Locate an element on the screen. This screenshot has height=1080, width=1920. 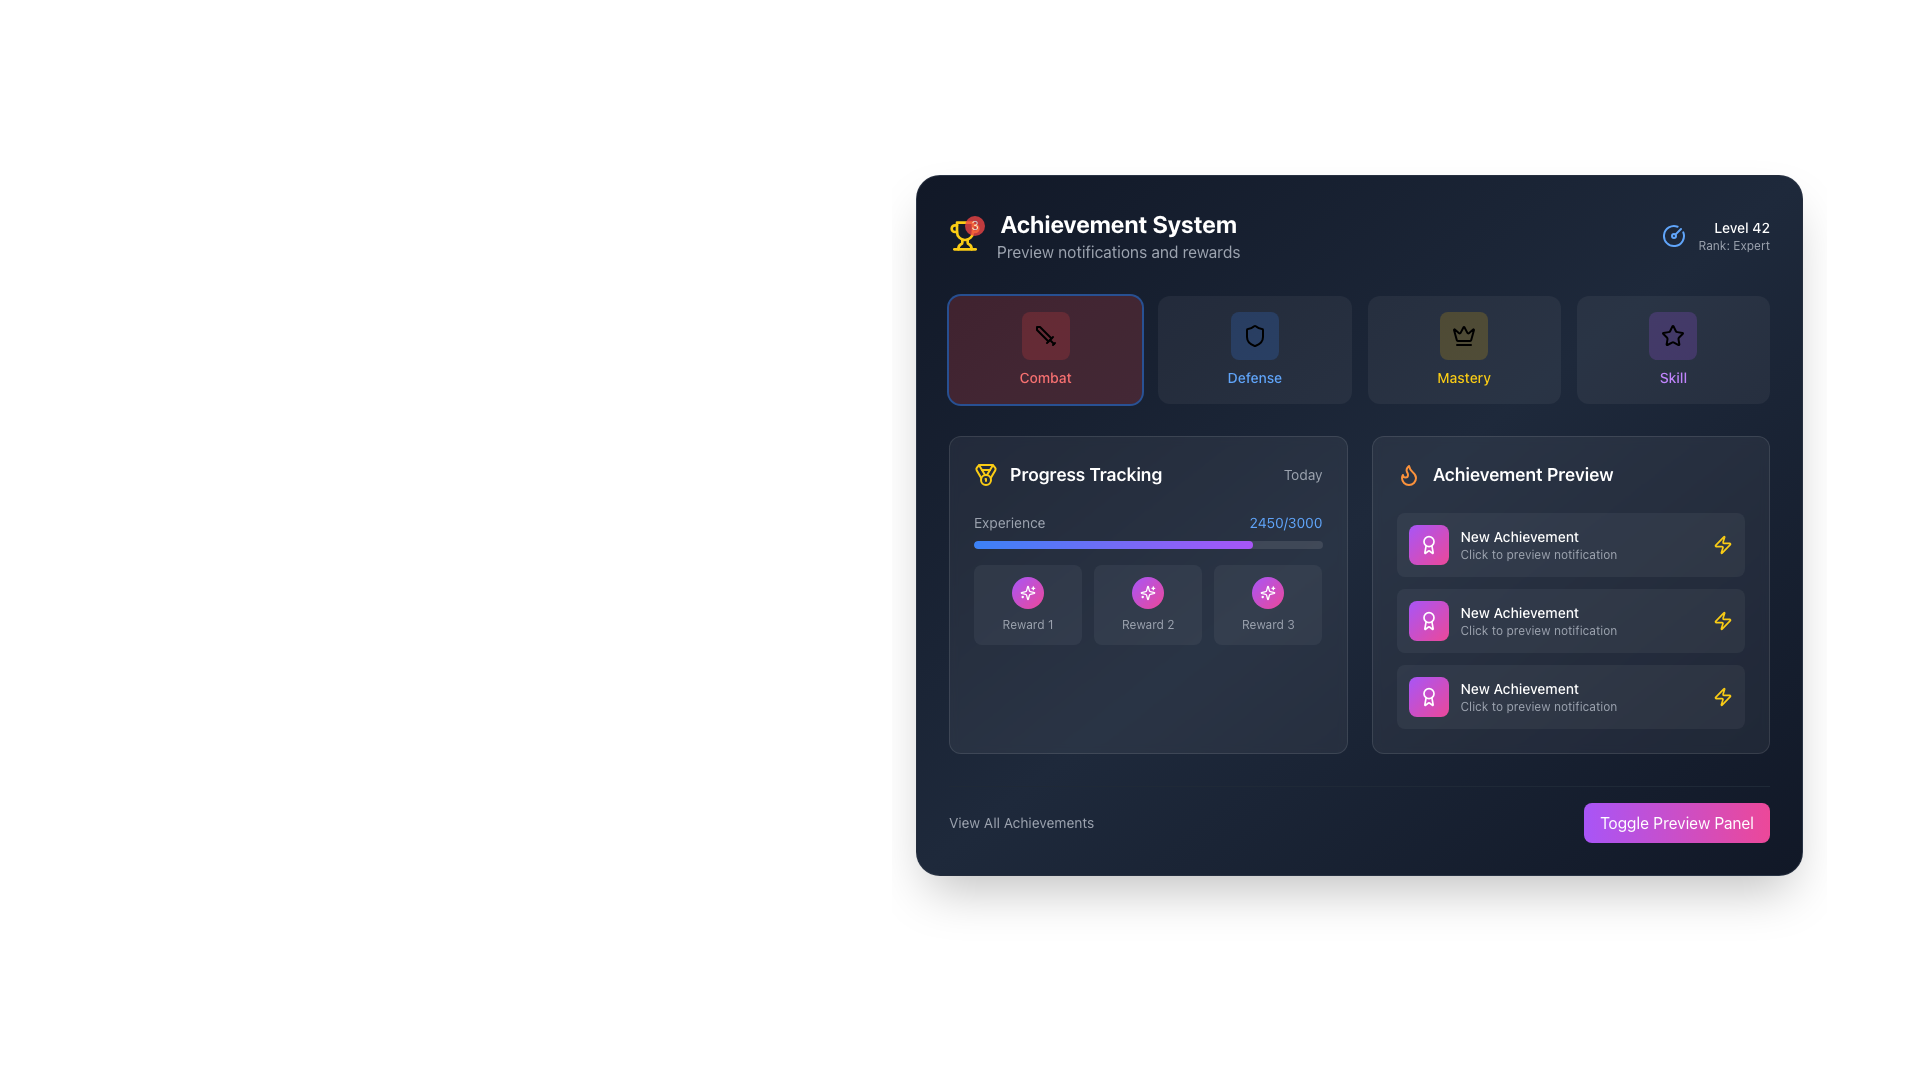
the clickable text link labeled 'View All Achievements' to change its text color to white is located at coordinates (1021, 822).